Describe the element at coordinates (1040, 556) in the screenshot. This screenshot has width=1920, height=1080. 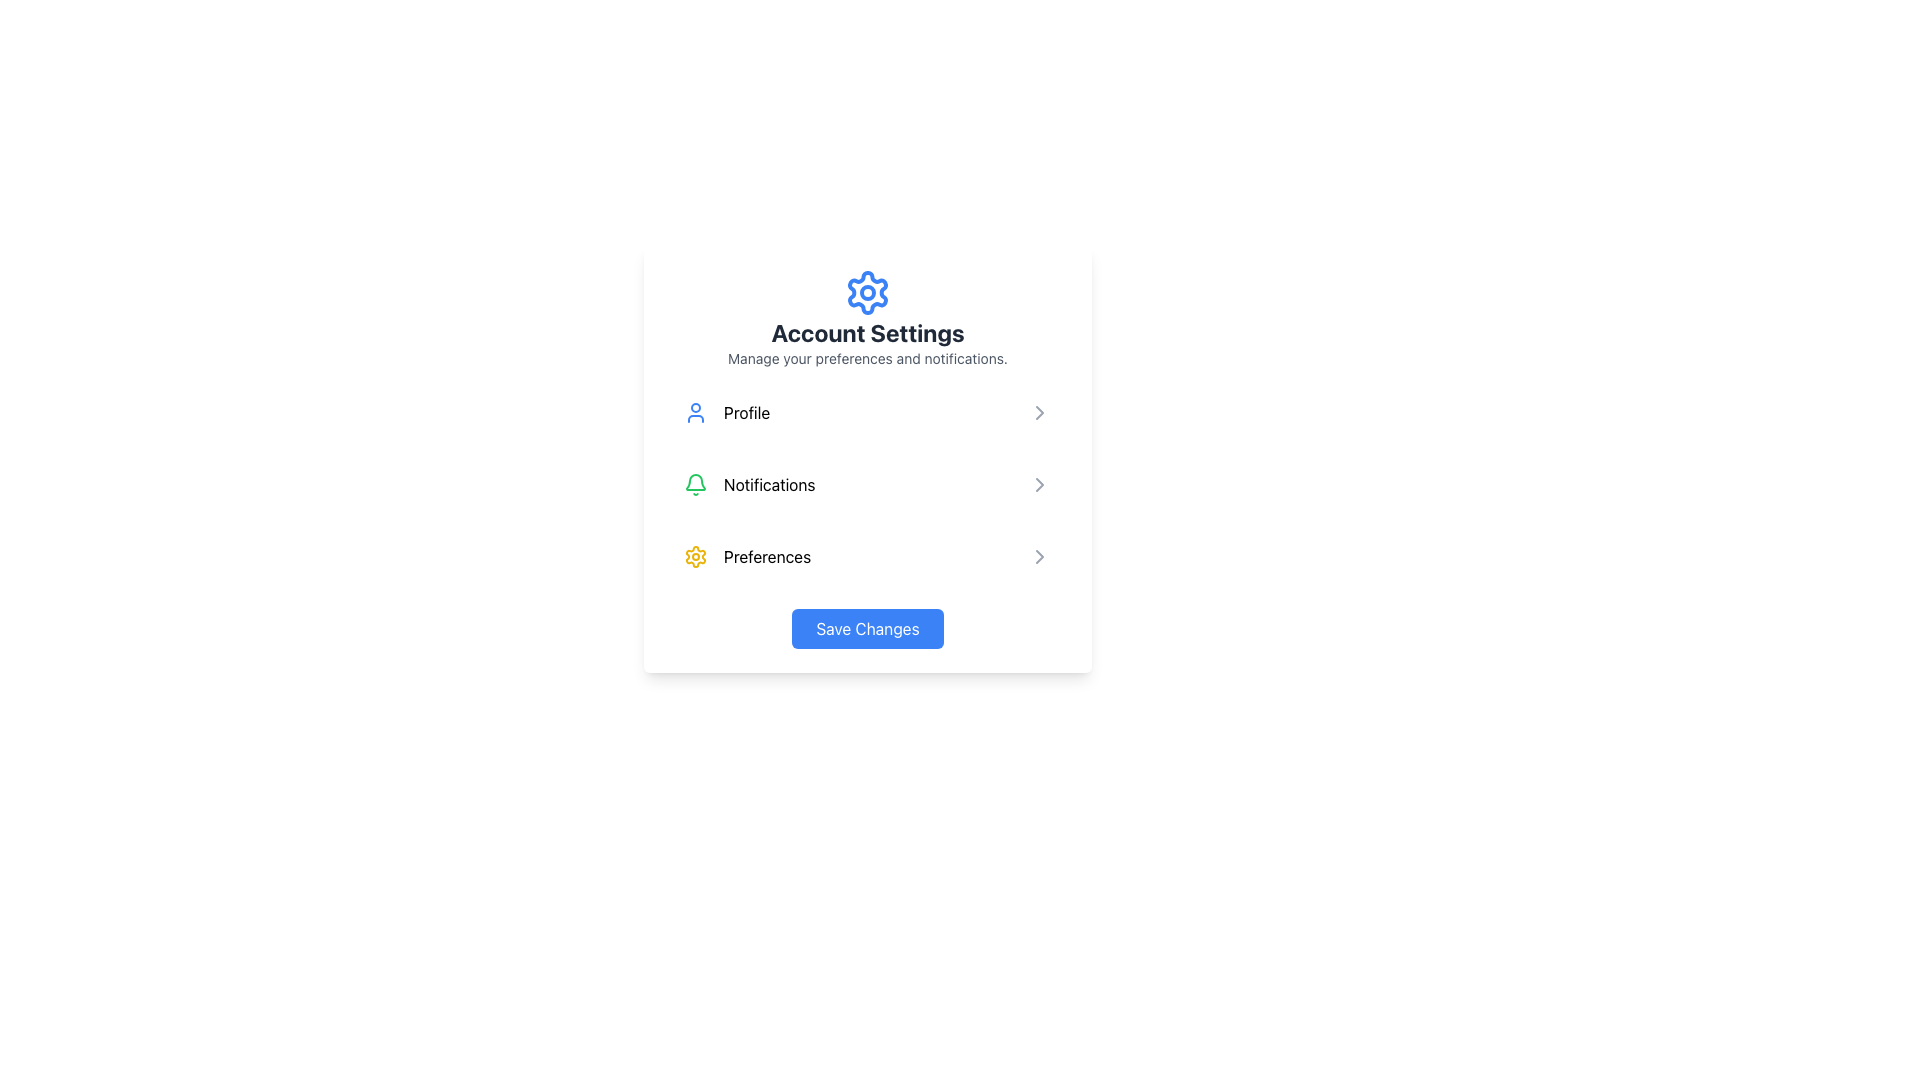
I see `the rightward-pointing chevron icon located next to the 'Preferences' label in the Account Settings menu` at that location.